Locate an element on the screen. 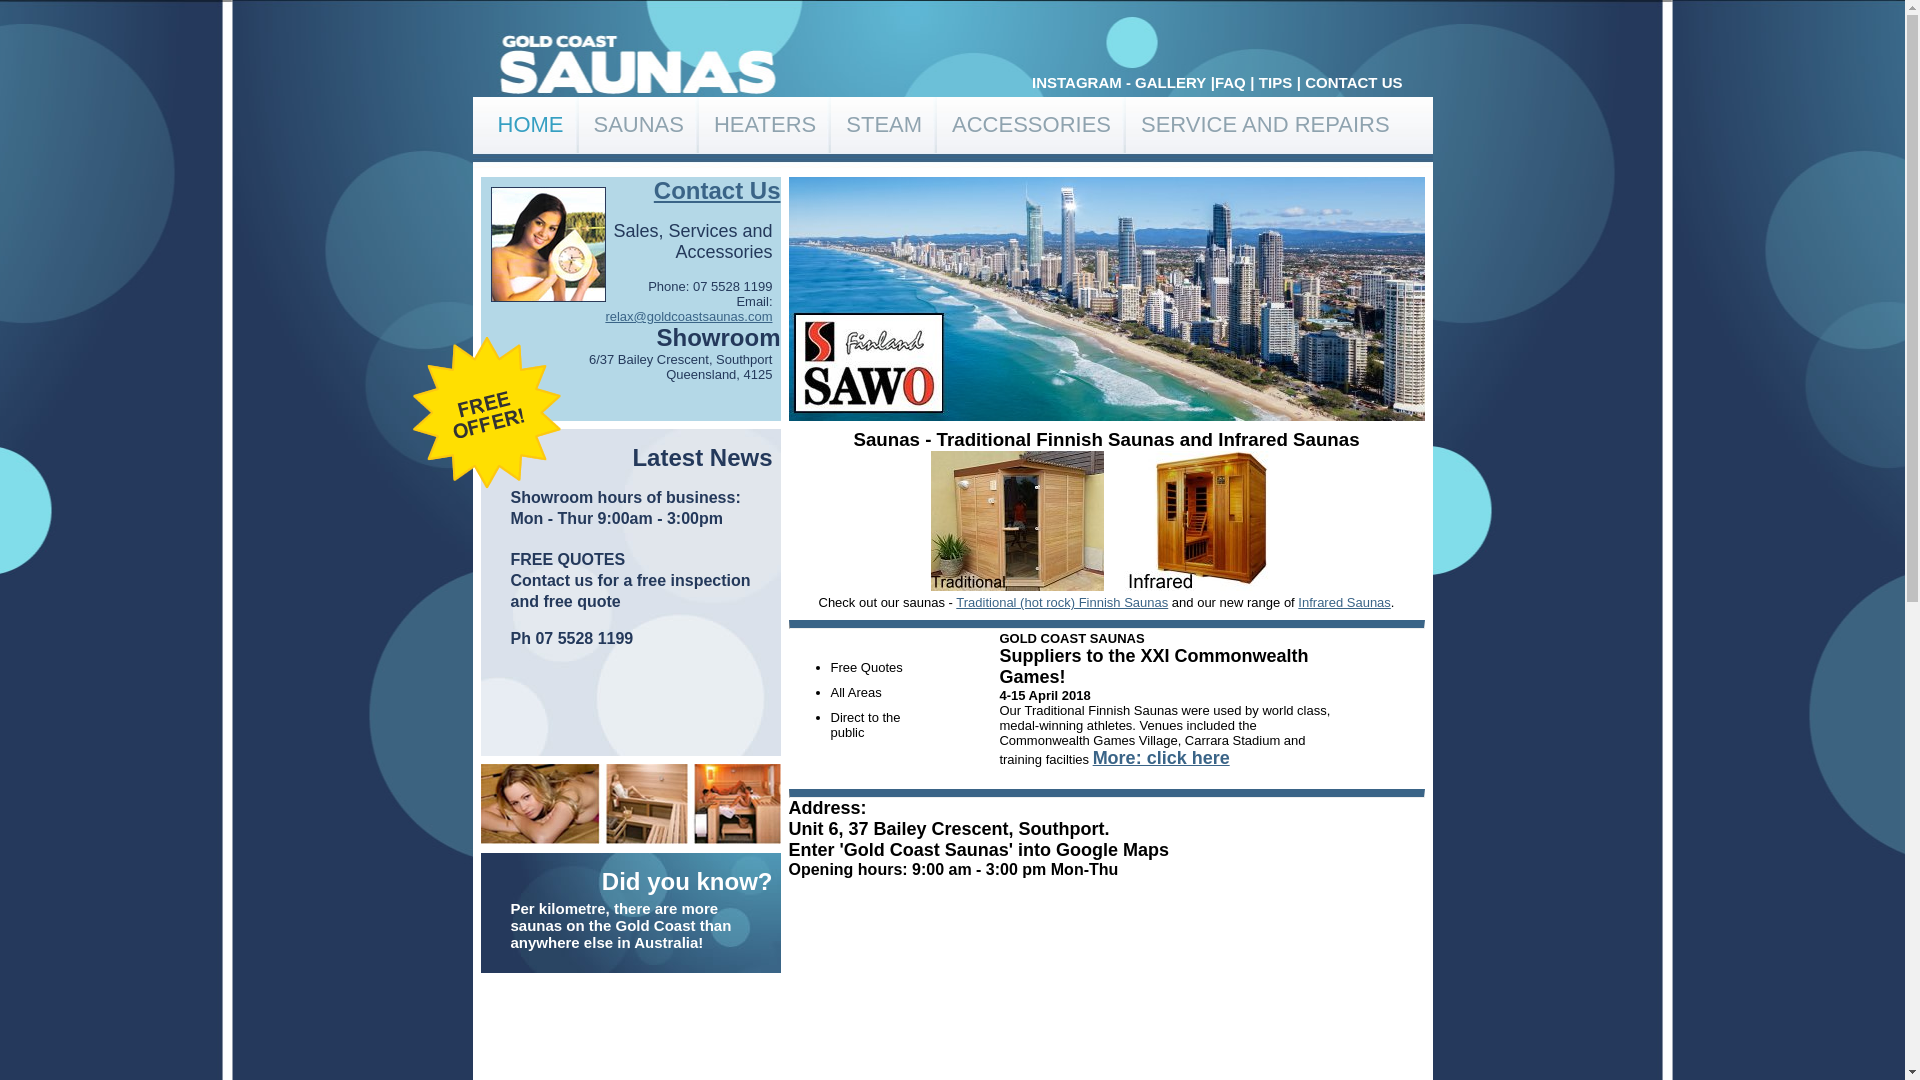 This screenshot has height=1080, width=1920. 'CONTACT US' is located at coordinates (1353, 81).